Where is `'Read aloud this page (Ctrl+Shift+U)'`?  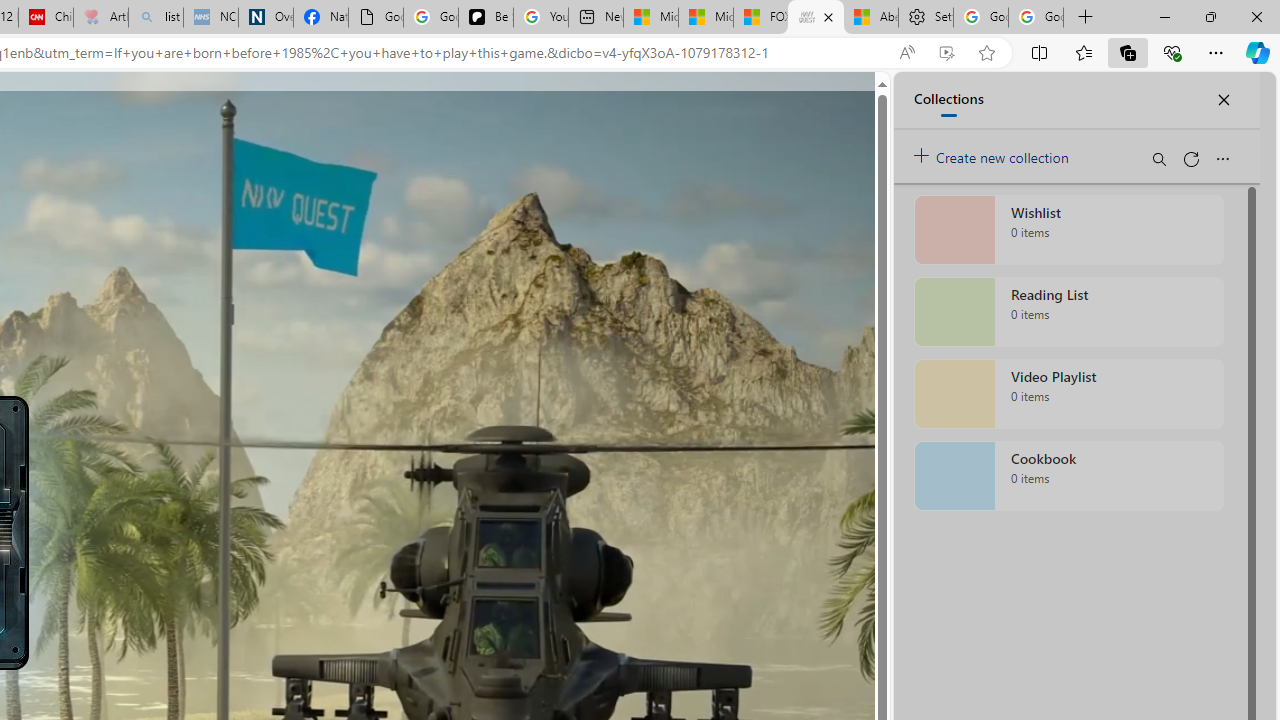 'Read aloud this page (Ctrl+Shift+U)' is located at coordinates (905, 52).